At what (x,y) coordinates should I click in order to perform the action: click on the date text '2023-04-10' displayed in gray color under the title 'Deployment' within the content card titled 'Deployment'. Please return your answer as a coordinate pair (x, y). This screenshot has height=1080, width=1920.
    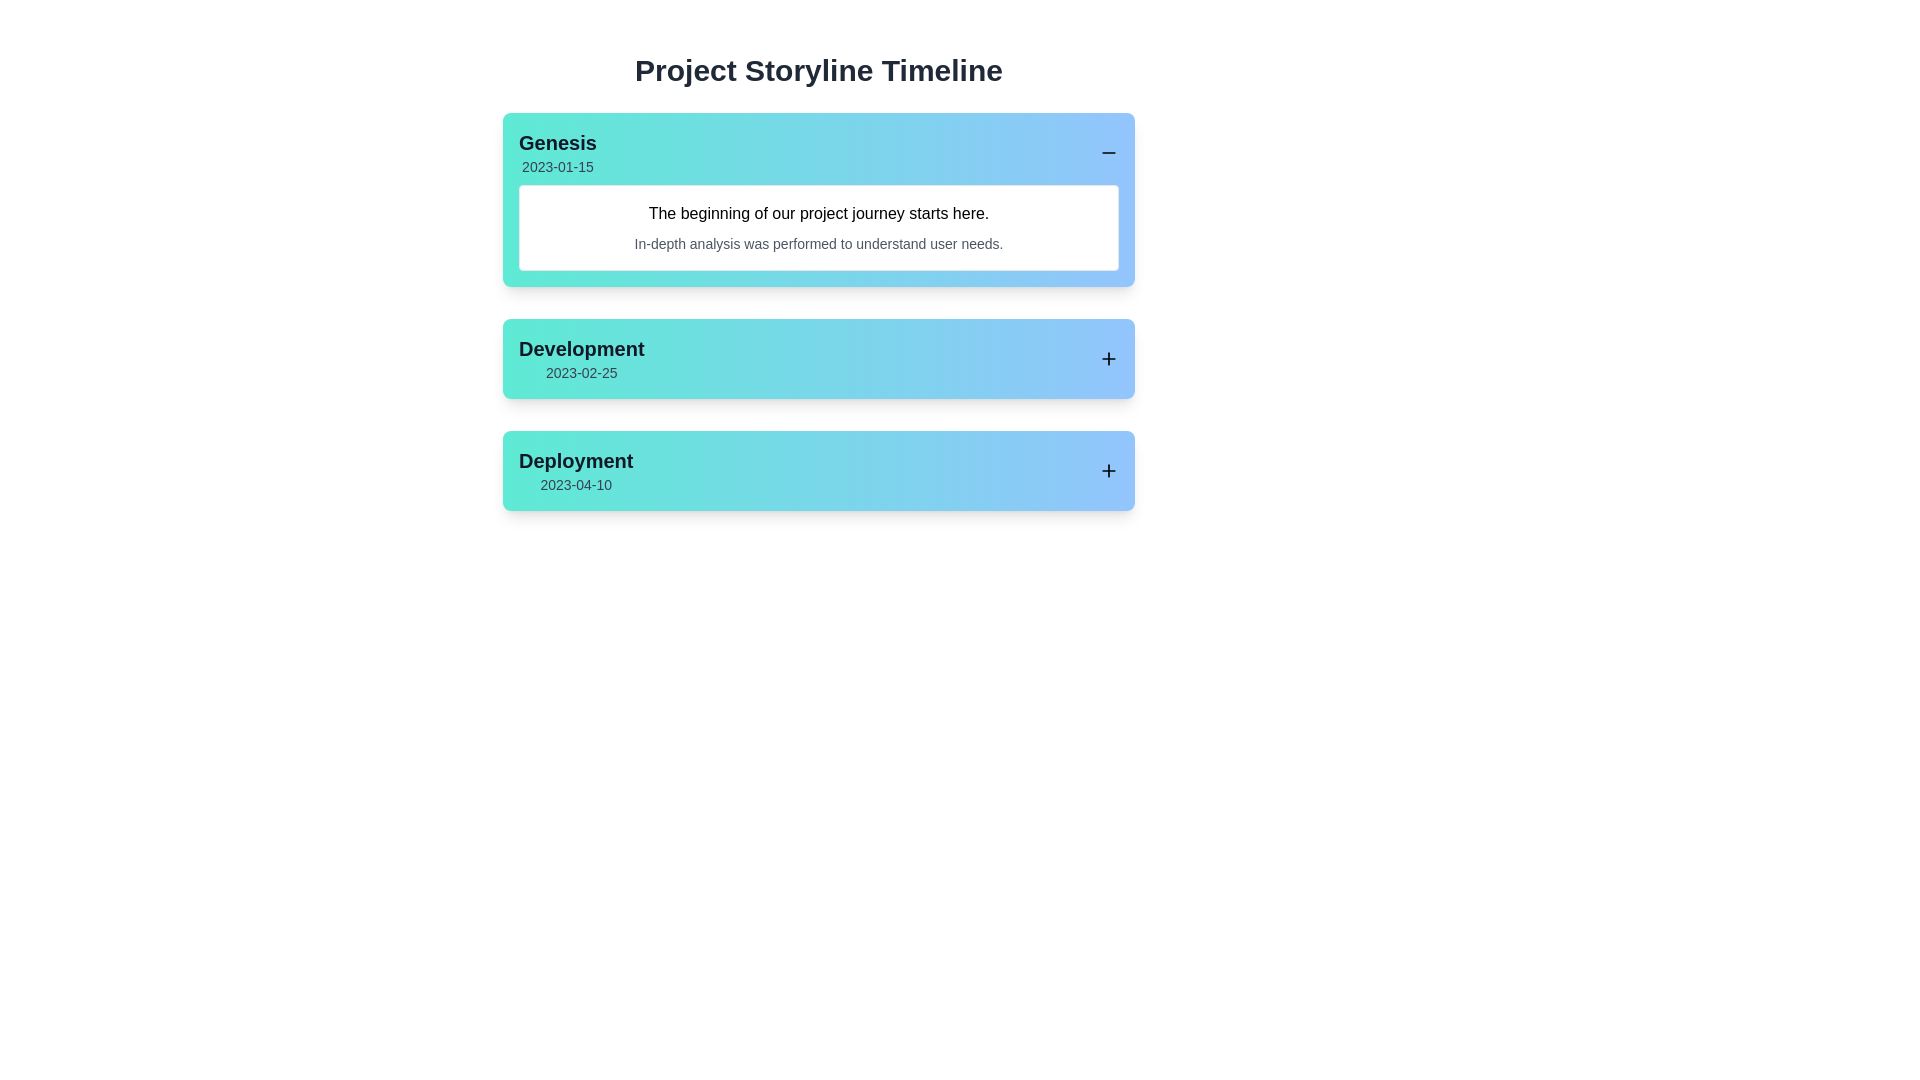
    Looking at the image, I should click on (575, 485).